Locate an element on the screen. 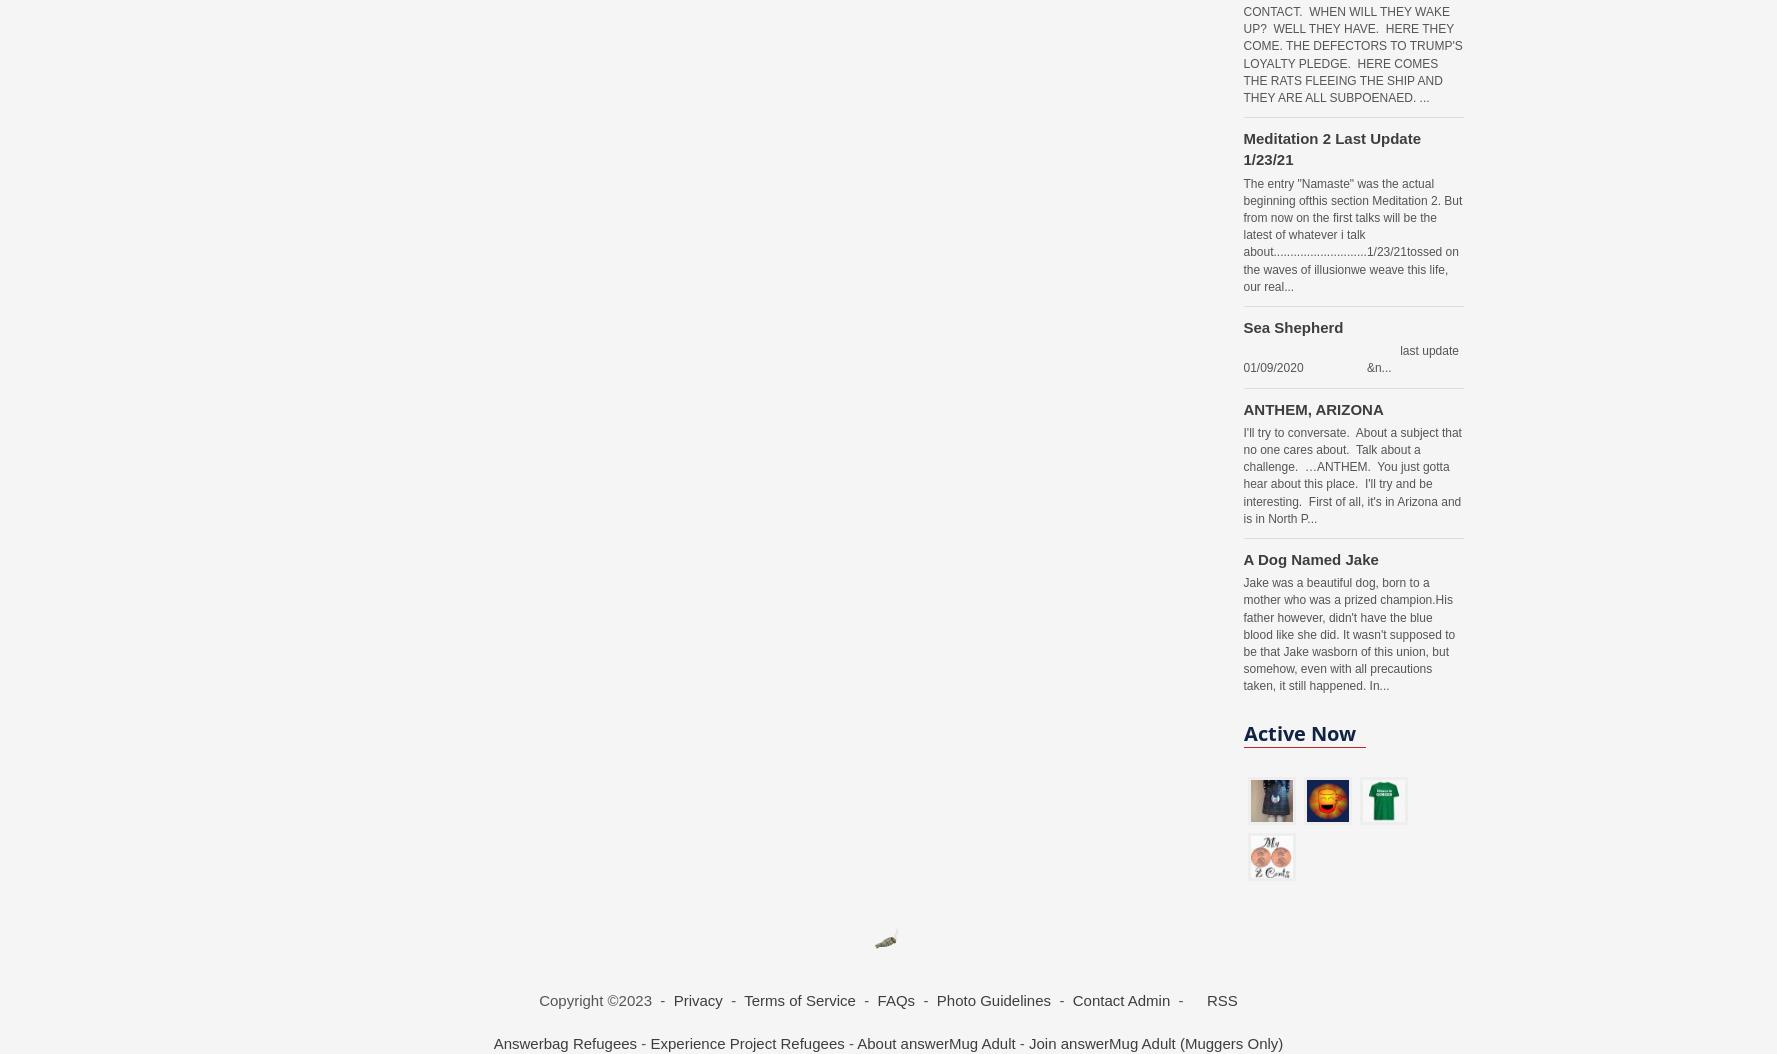 This screenshot has height=1054, width=1777. 'I'll try to conversate.  About a subject that no one cares about.  Talk about a challenge.  …ANTHEM.  You just gotta hear about this place.  I'll try and be interesting.  First of all, it's in Arizona and is in North P...' is located at coordinates (1351, 474).